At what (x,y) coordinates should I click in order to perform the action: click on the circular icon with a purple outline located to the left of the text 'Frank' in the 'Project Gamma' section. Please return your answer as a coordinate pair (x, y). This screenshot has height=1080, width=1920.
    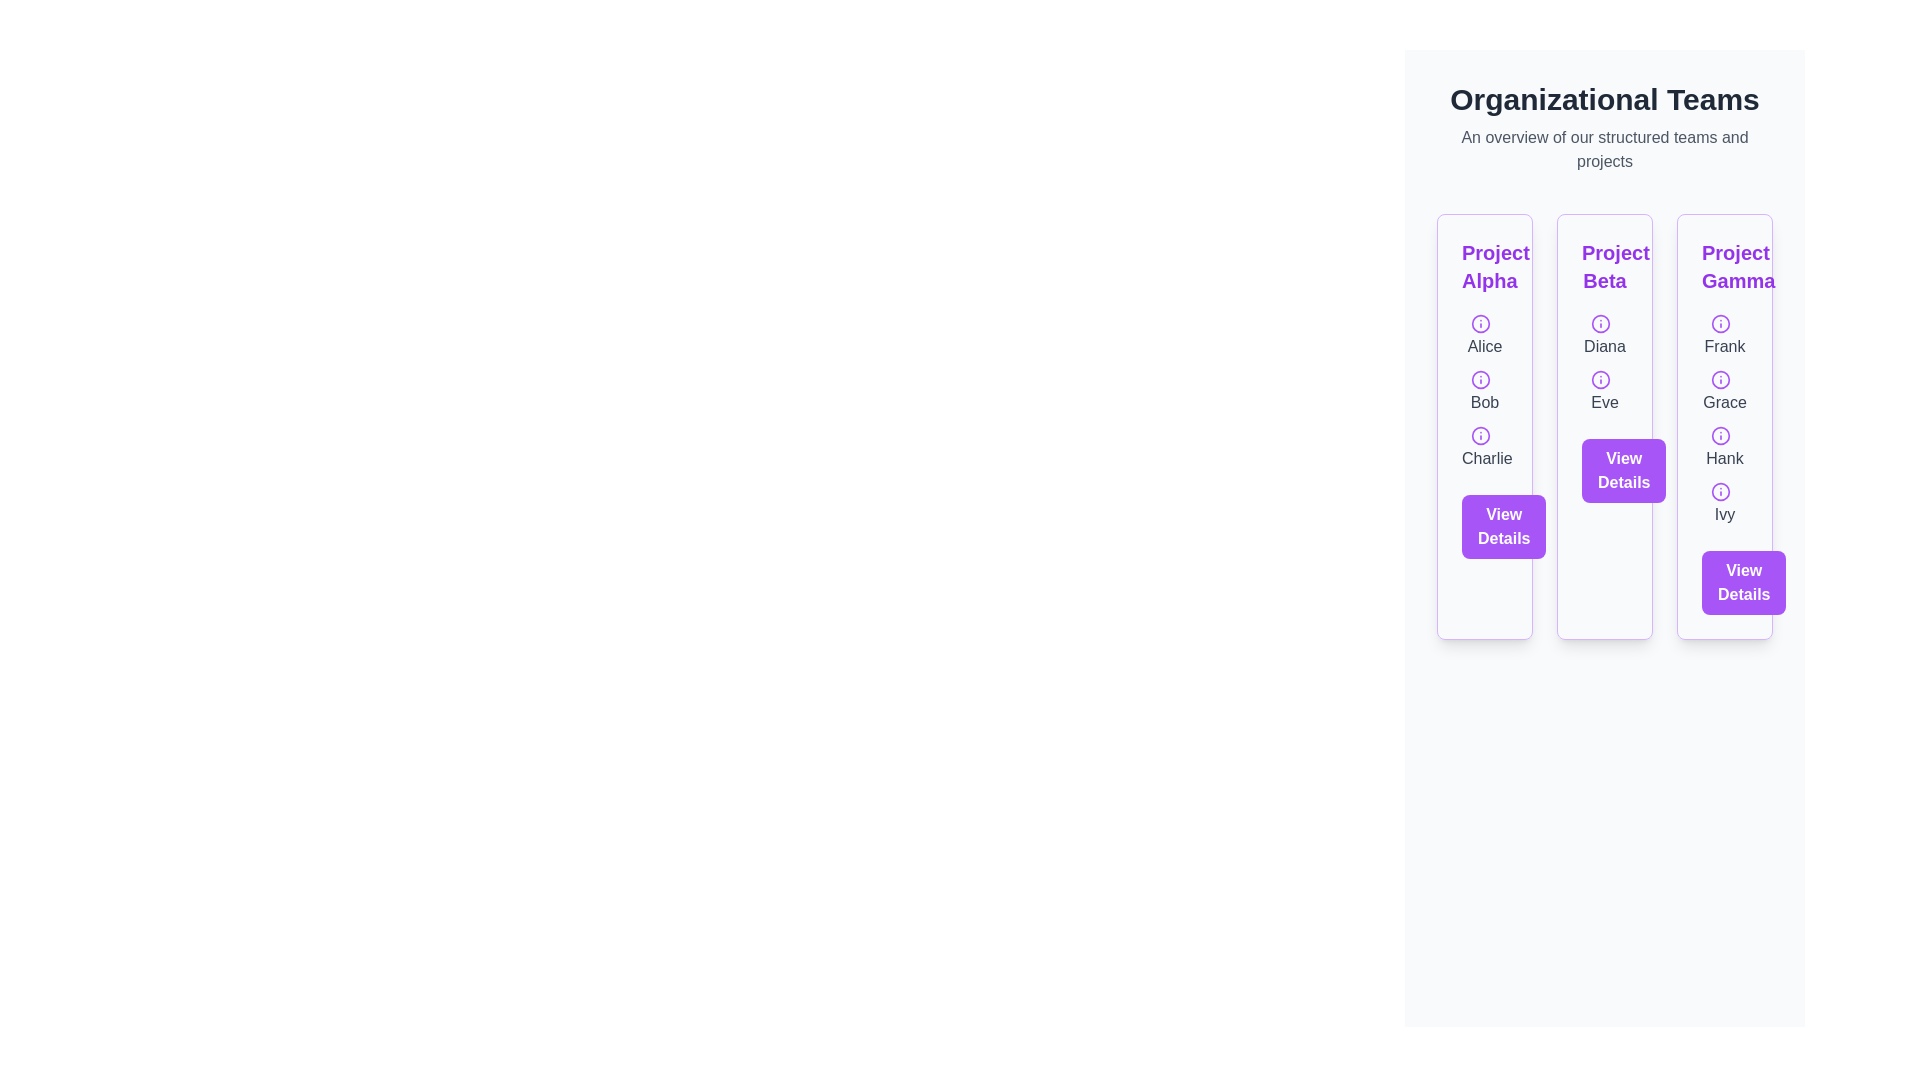
    Looking at the image, I should click on (1720, 322).